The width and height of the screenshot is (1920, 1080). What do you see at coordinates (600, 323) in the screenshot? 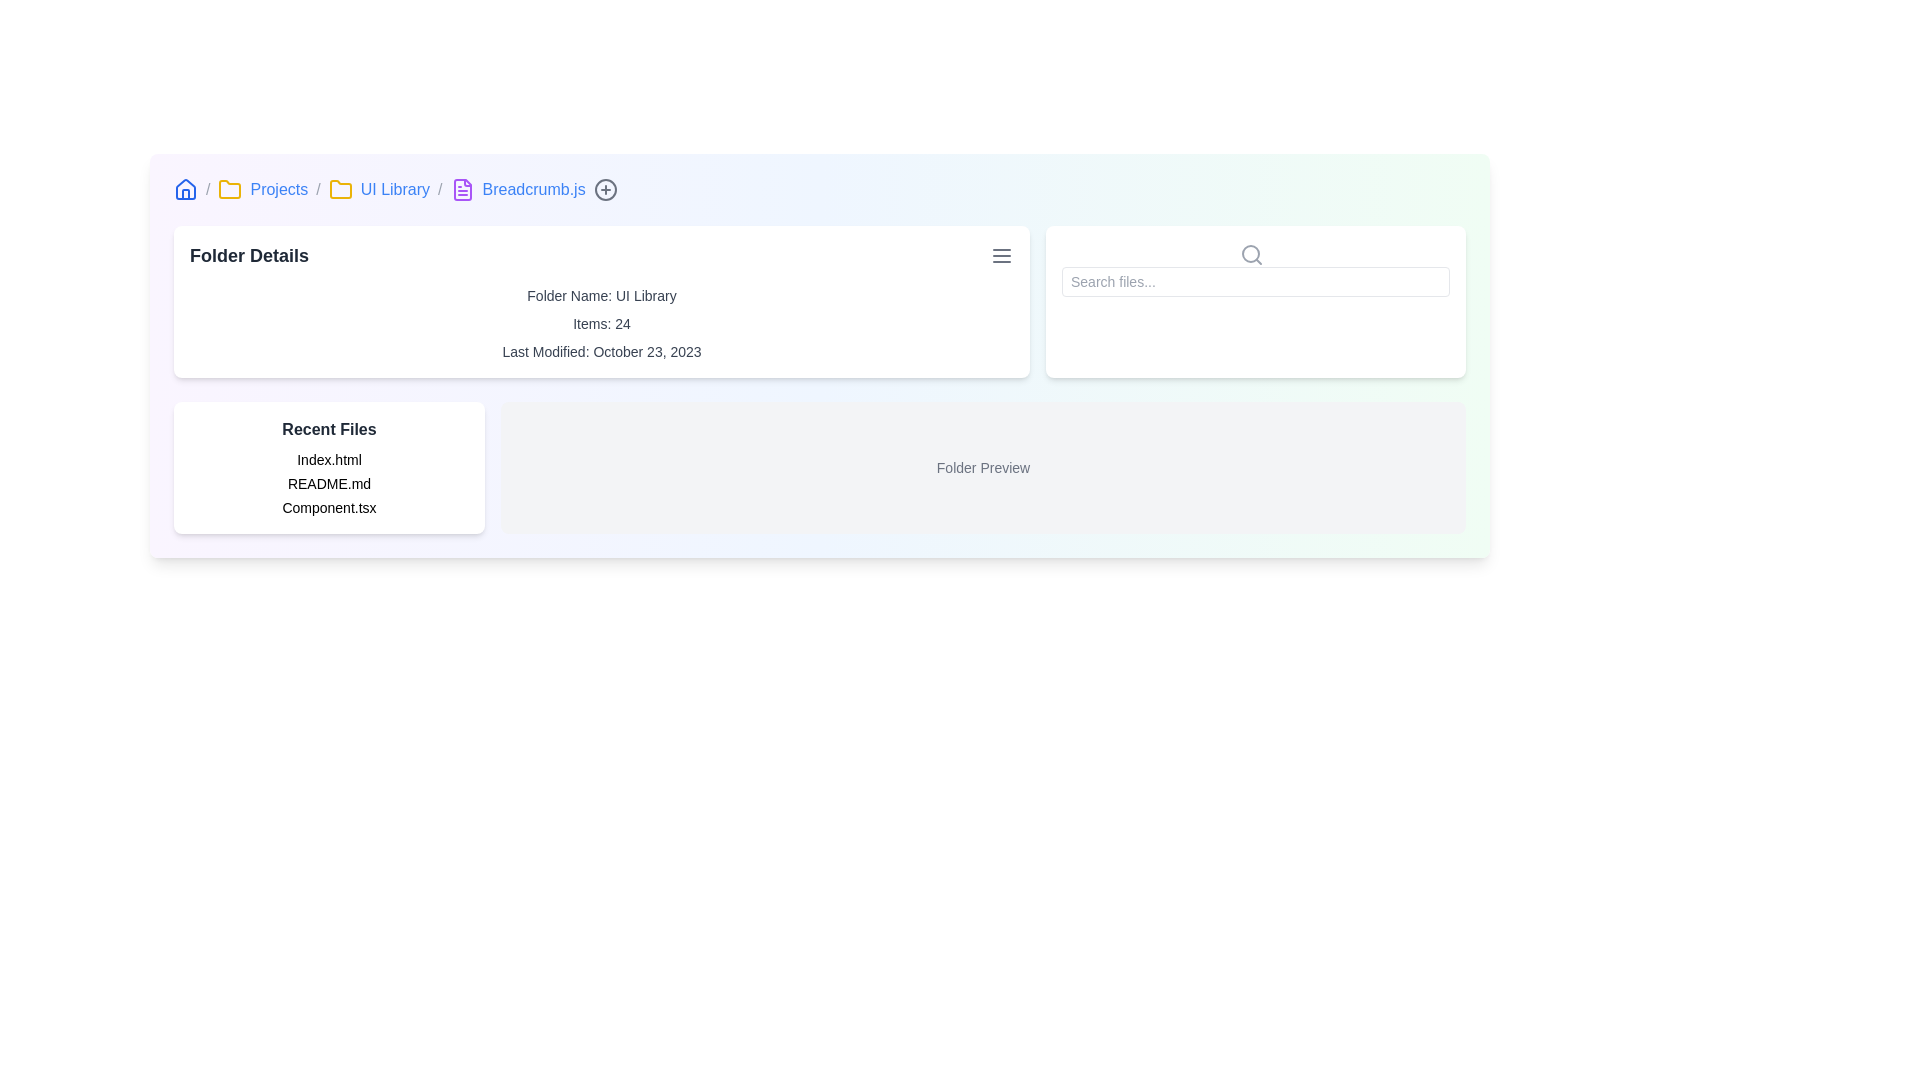
I see `text content of the label displaying 'Items: 24', which is positioned in the 'Folder Details' section, between 'Folder Name: UI Library' and 'Last Modified: October 23, 2023'` at bounding box center [600, 323].